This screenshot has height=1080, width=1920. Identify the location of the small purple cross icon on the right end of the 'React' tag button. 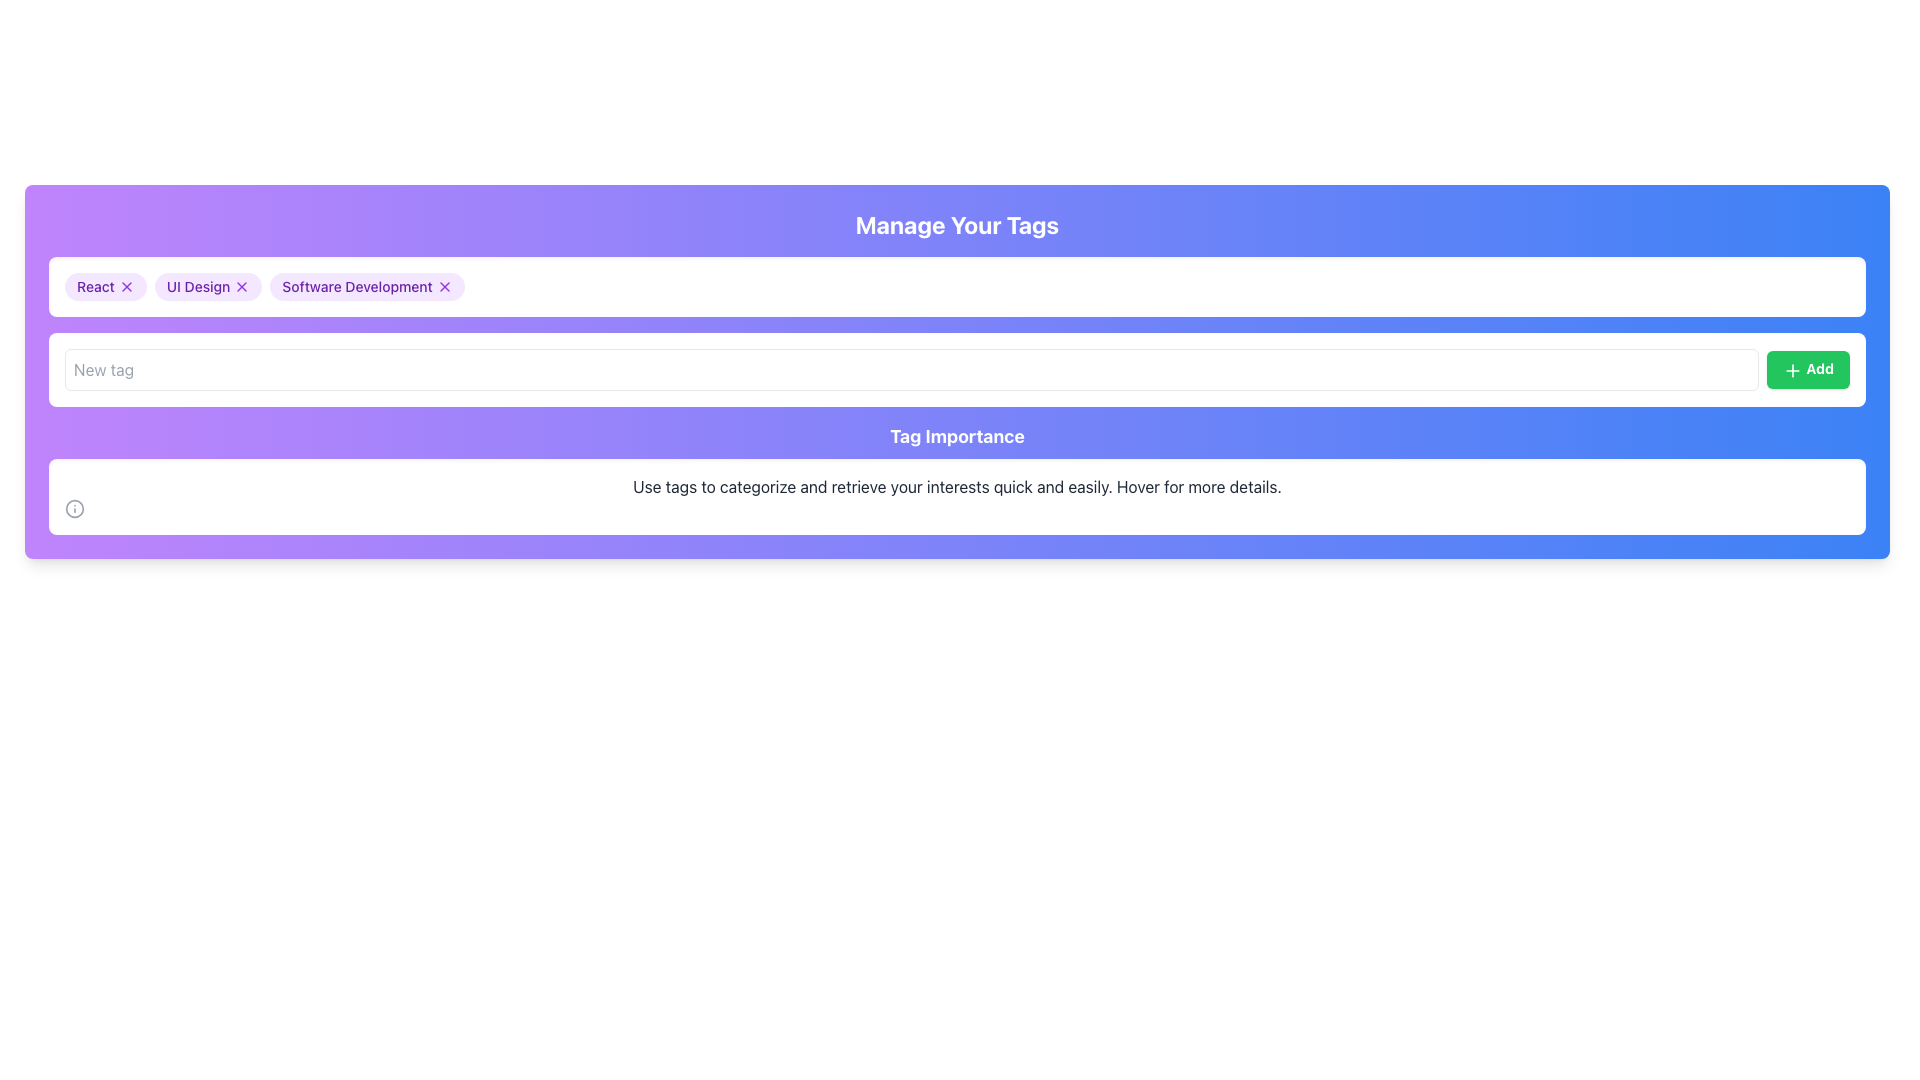
(125, 286).